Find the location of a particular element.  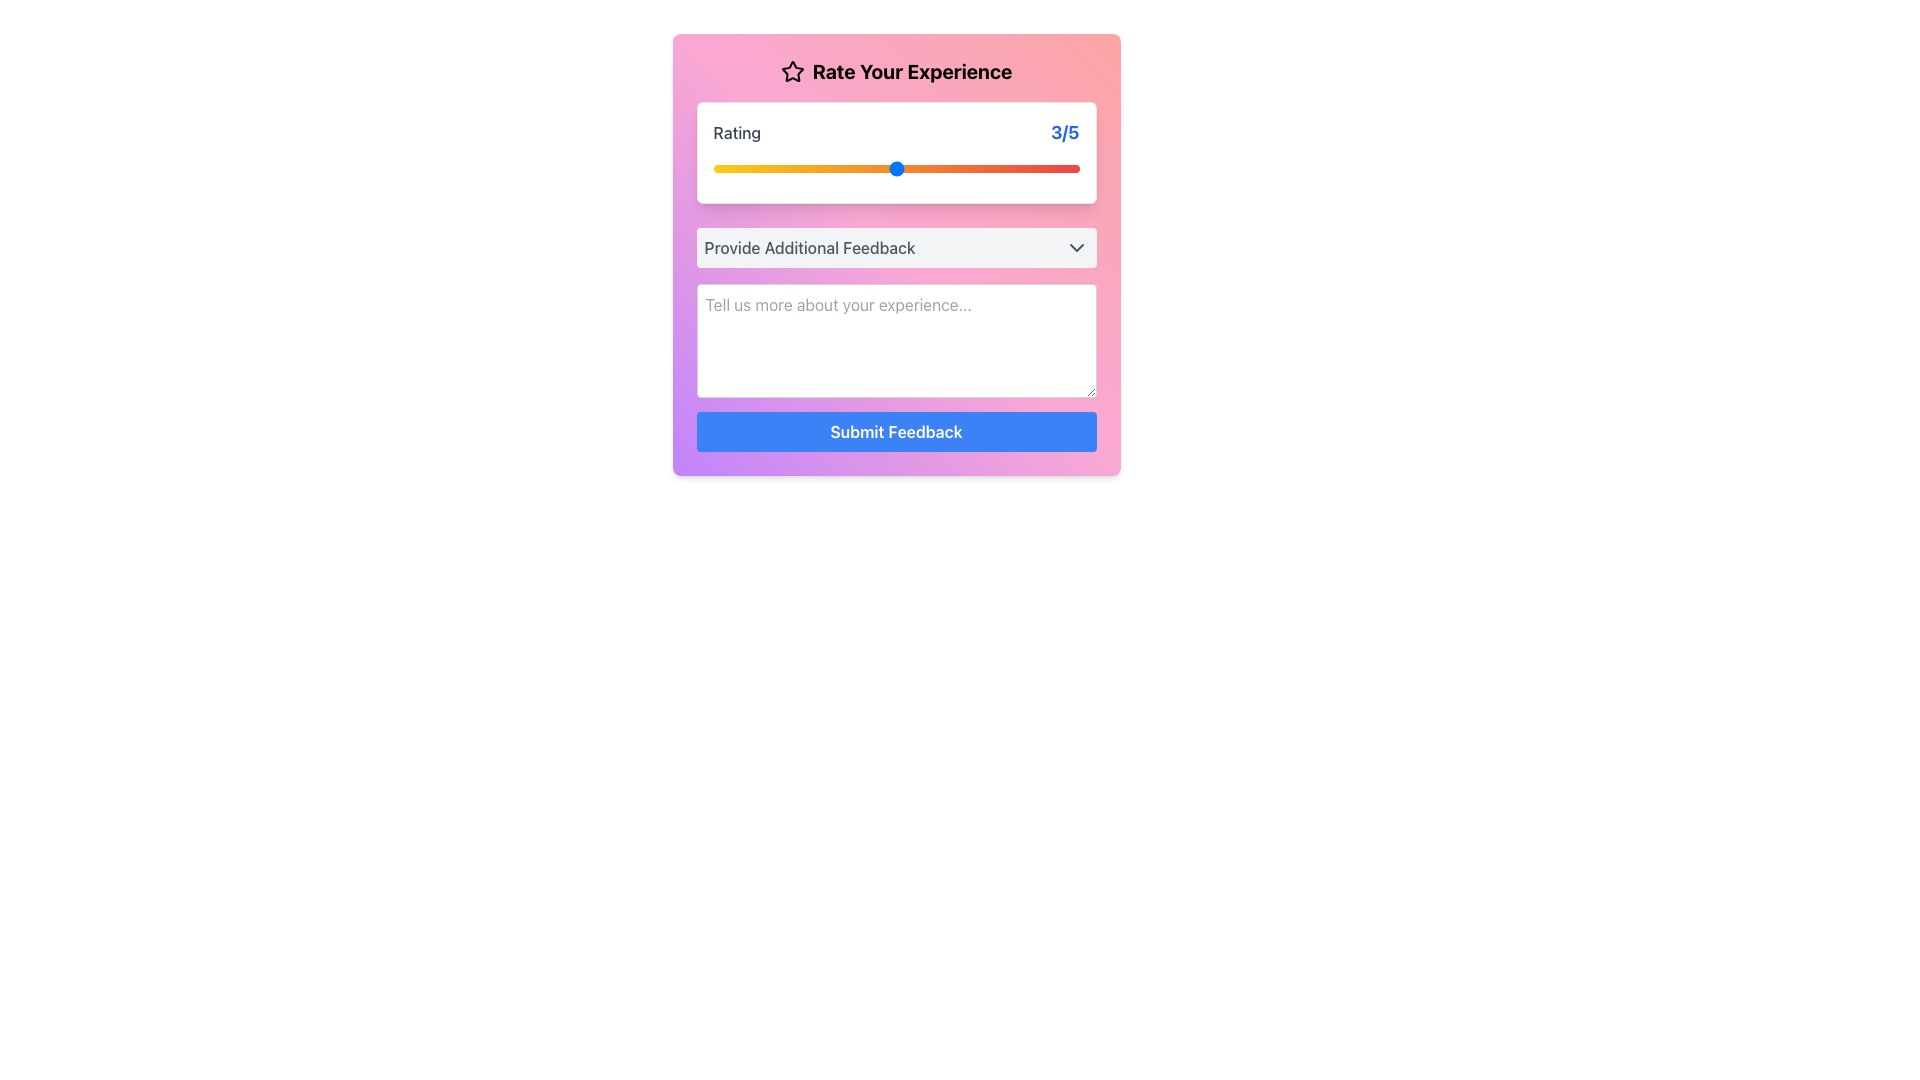

the slider is located at coordinates (988, 168).